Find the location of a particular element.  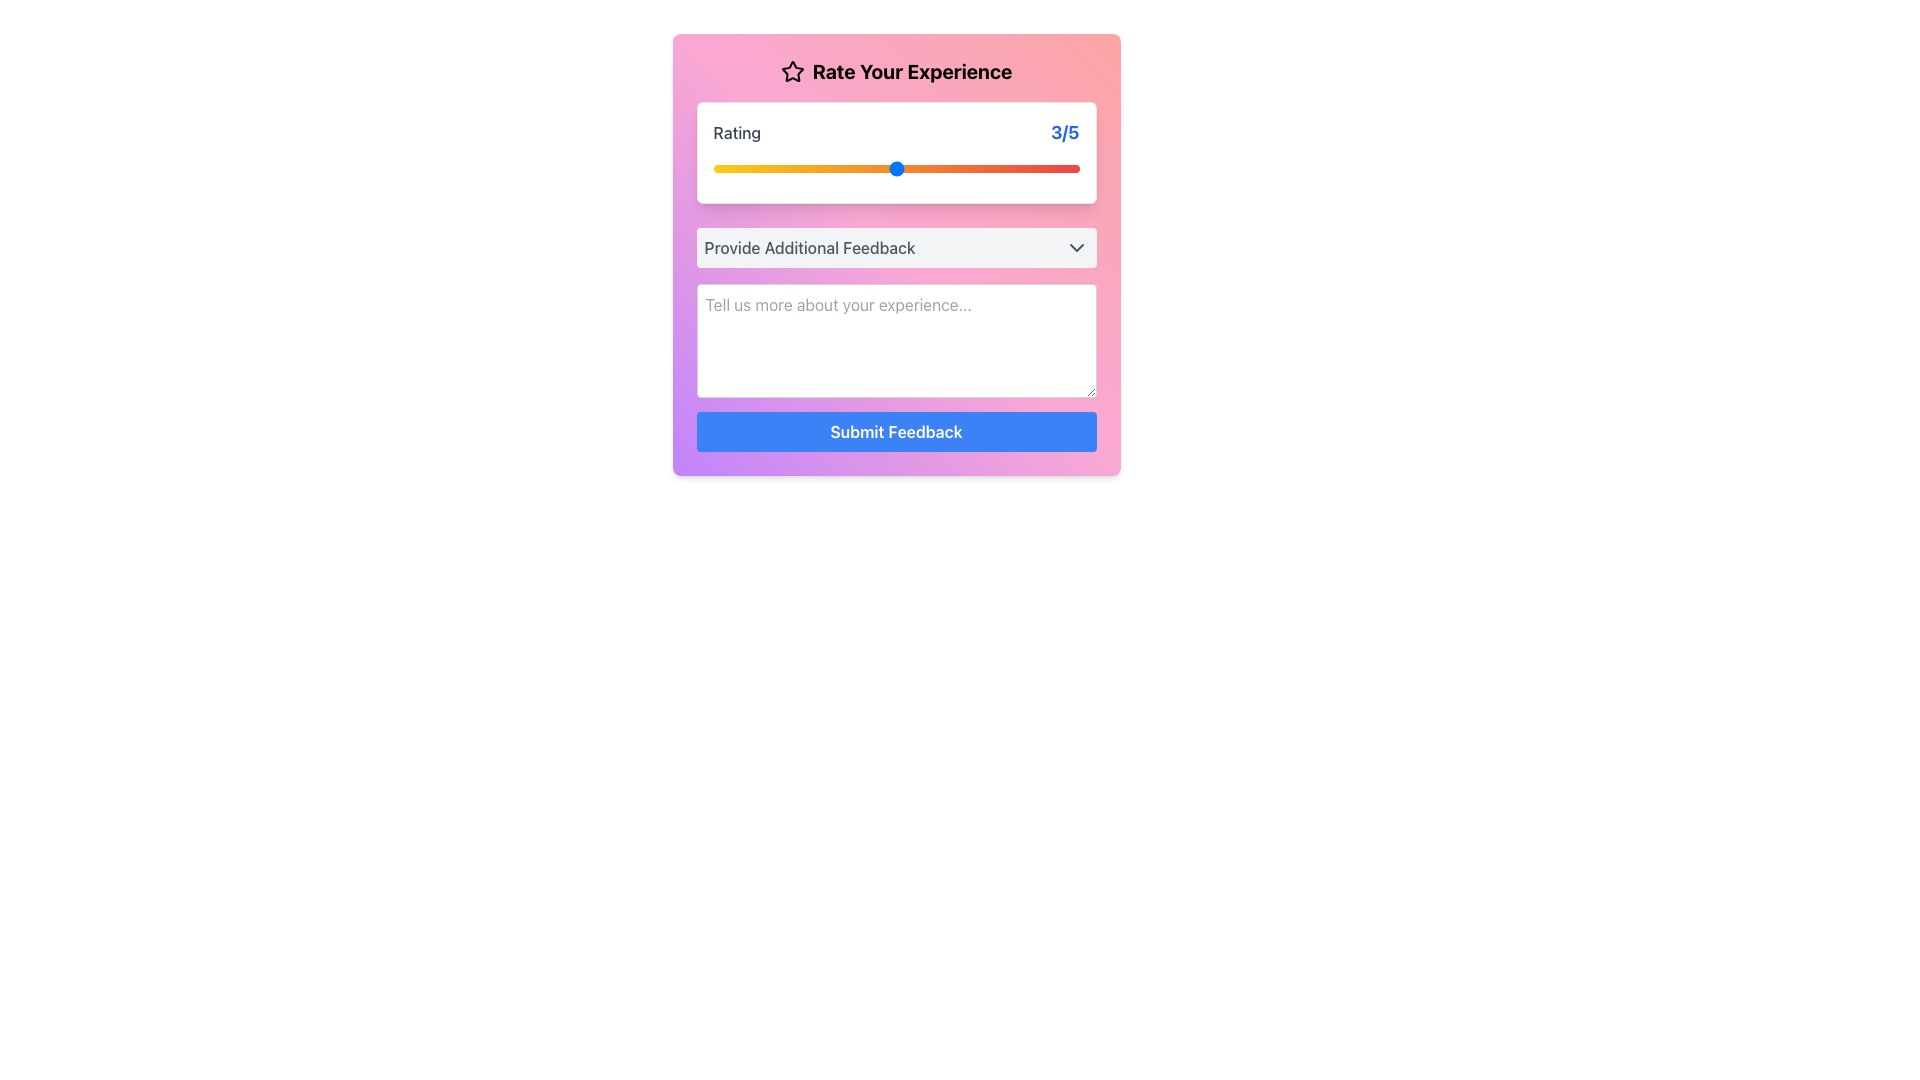

the slider is located at coordinates (988, 168).